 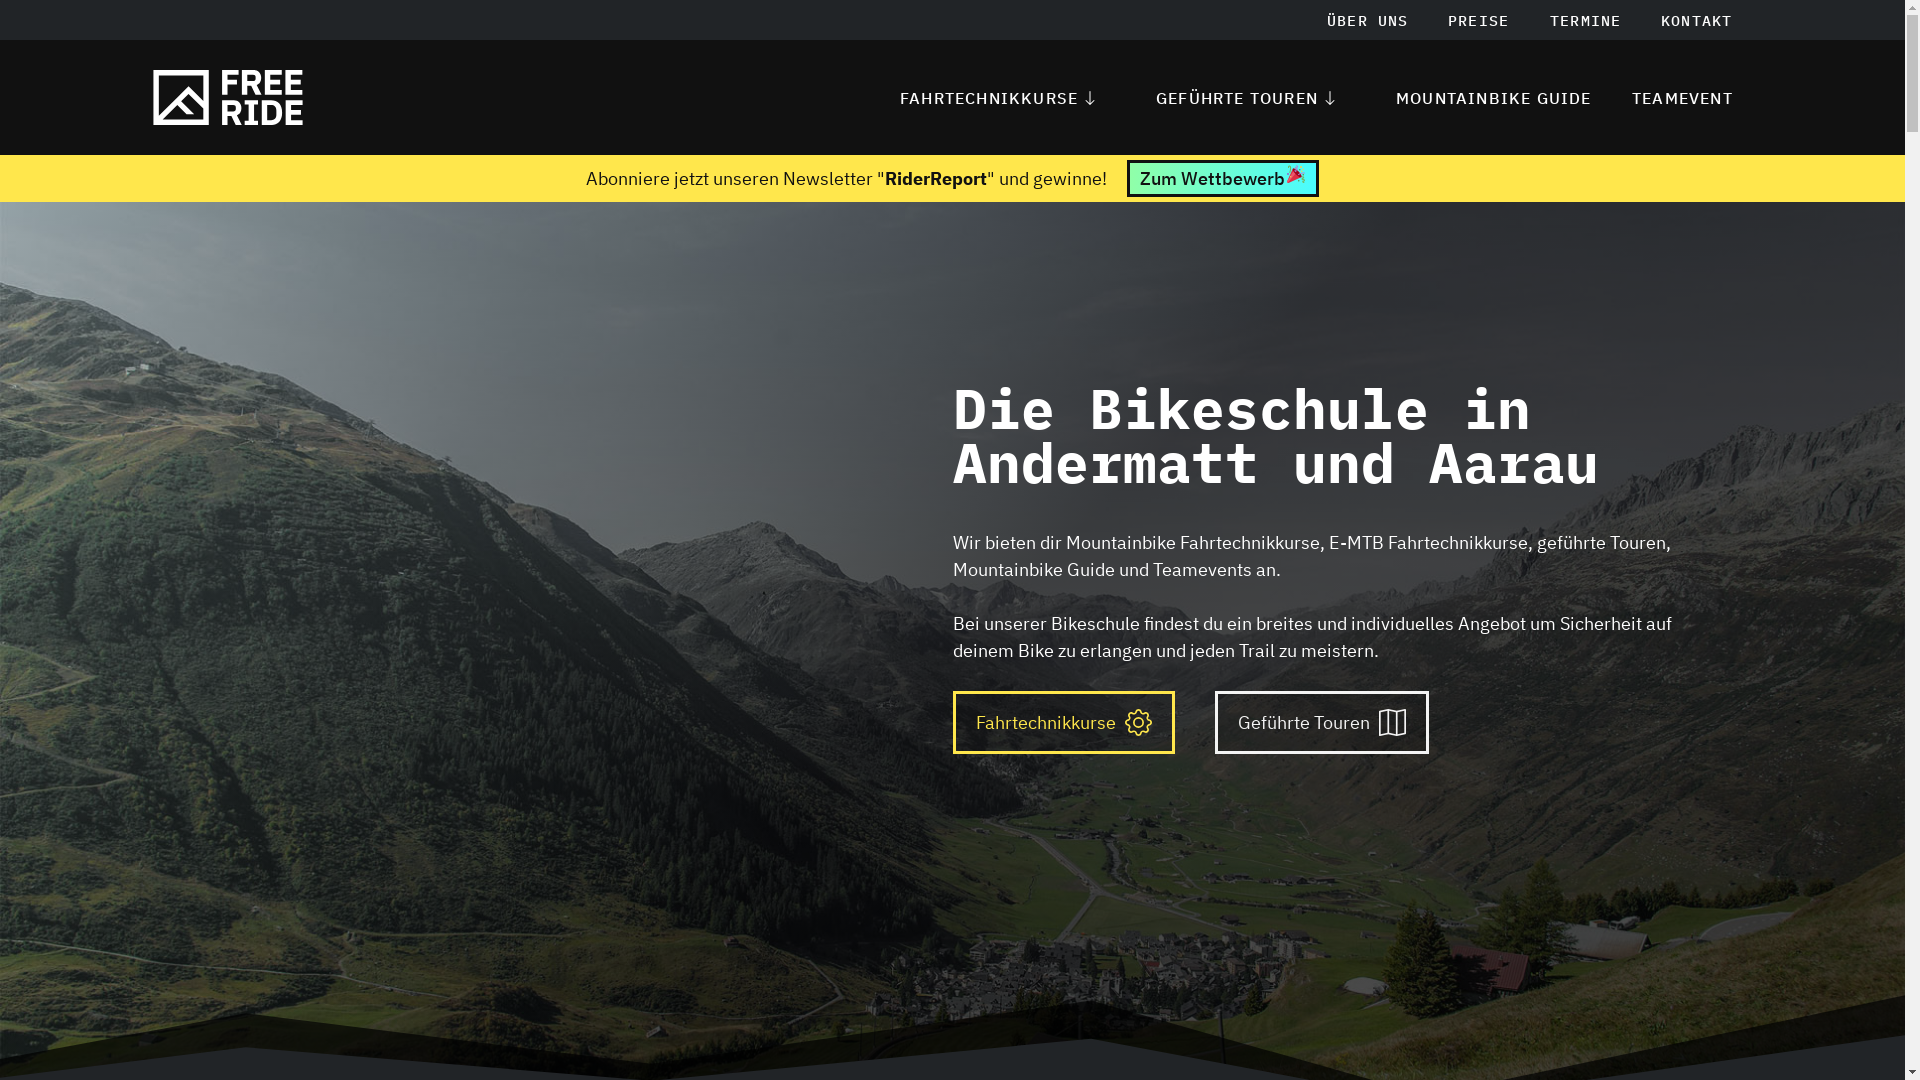 What do you see at coordinates (950, 722) in the screenshot?
I see `'Fahrtechnikkurse'` at bounding box center [950, 722].